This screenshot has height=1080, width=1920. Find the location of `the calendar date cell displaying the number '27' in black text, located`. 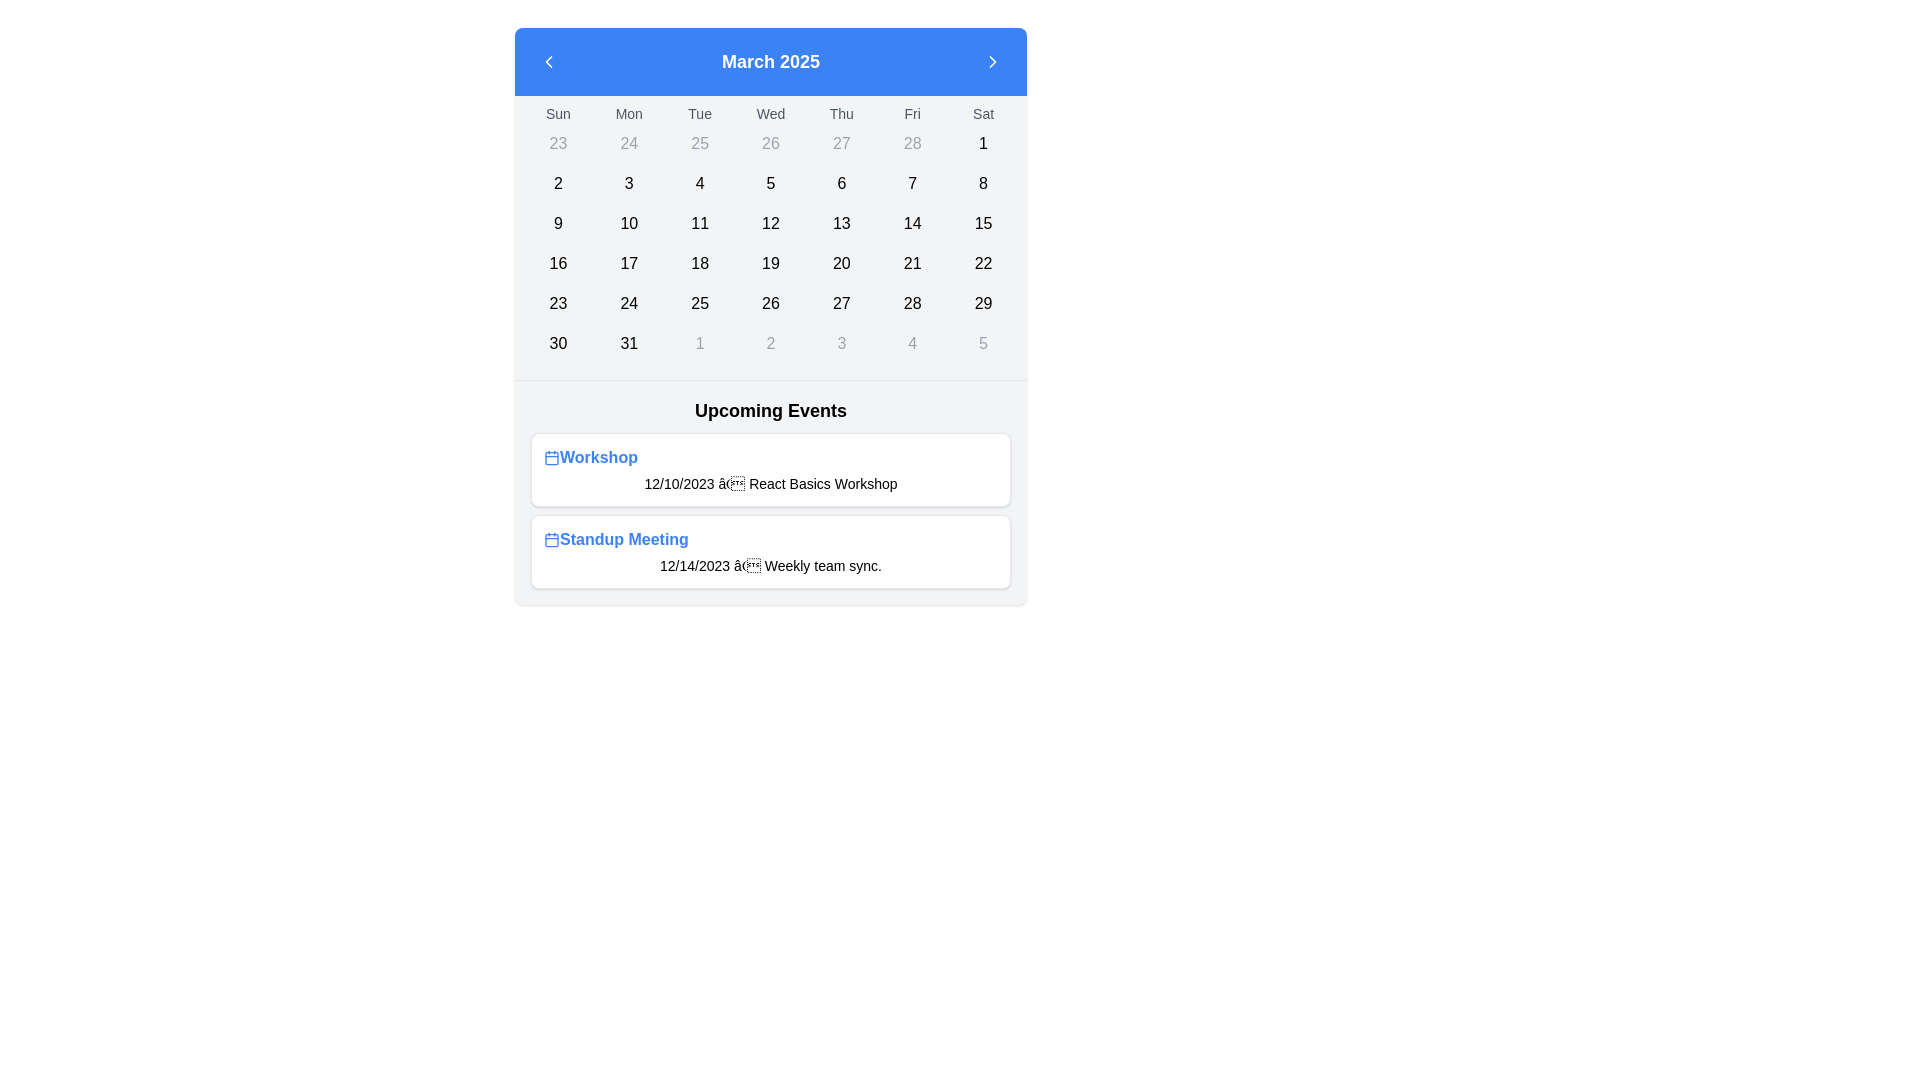

the calendar date cell displaying the number '27' in black text, located is located at coordinates (841, 304).